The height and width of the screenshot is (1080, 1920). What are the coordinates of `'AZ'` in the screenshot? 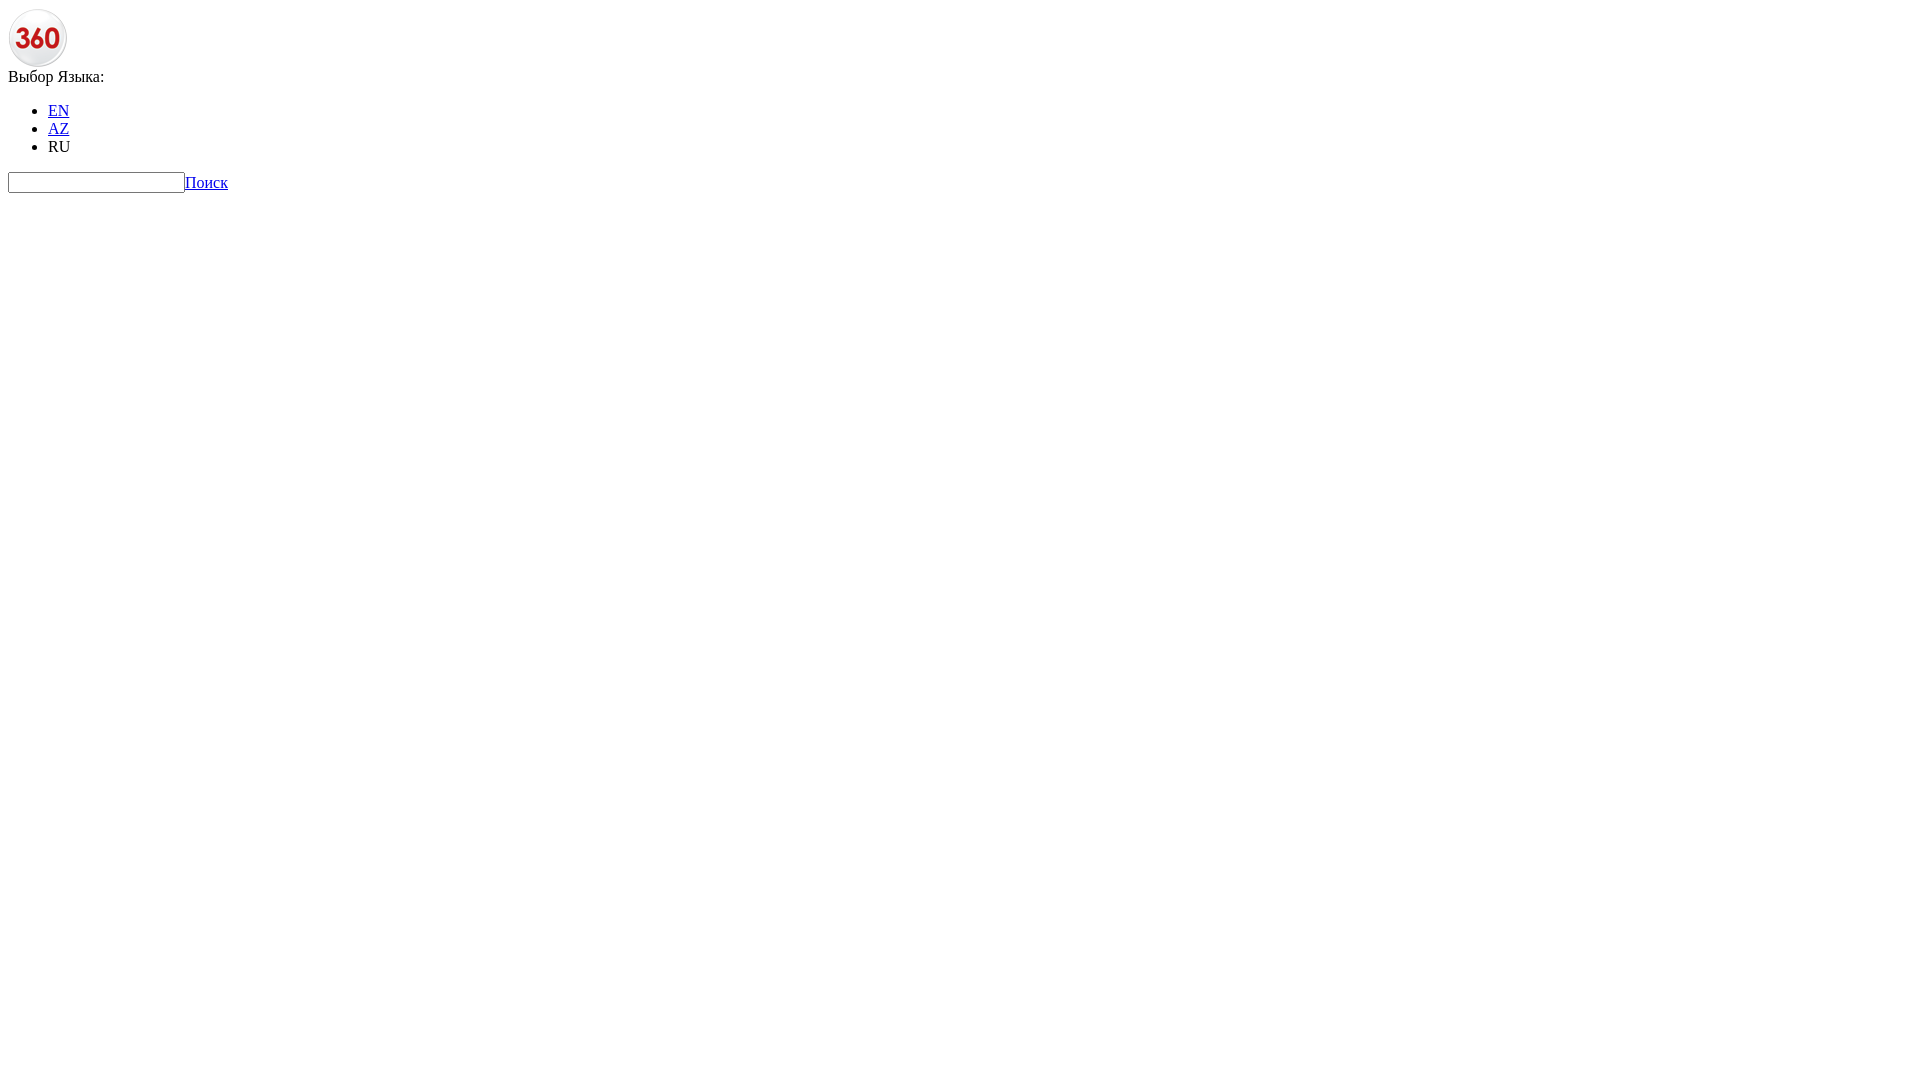 It's located at (58, 128).